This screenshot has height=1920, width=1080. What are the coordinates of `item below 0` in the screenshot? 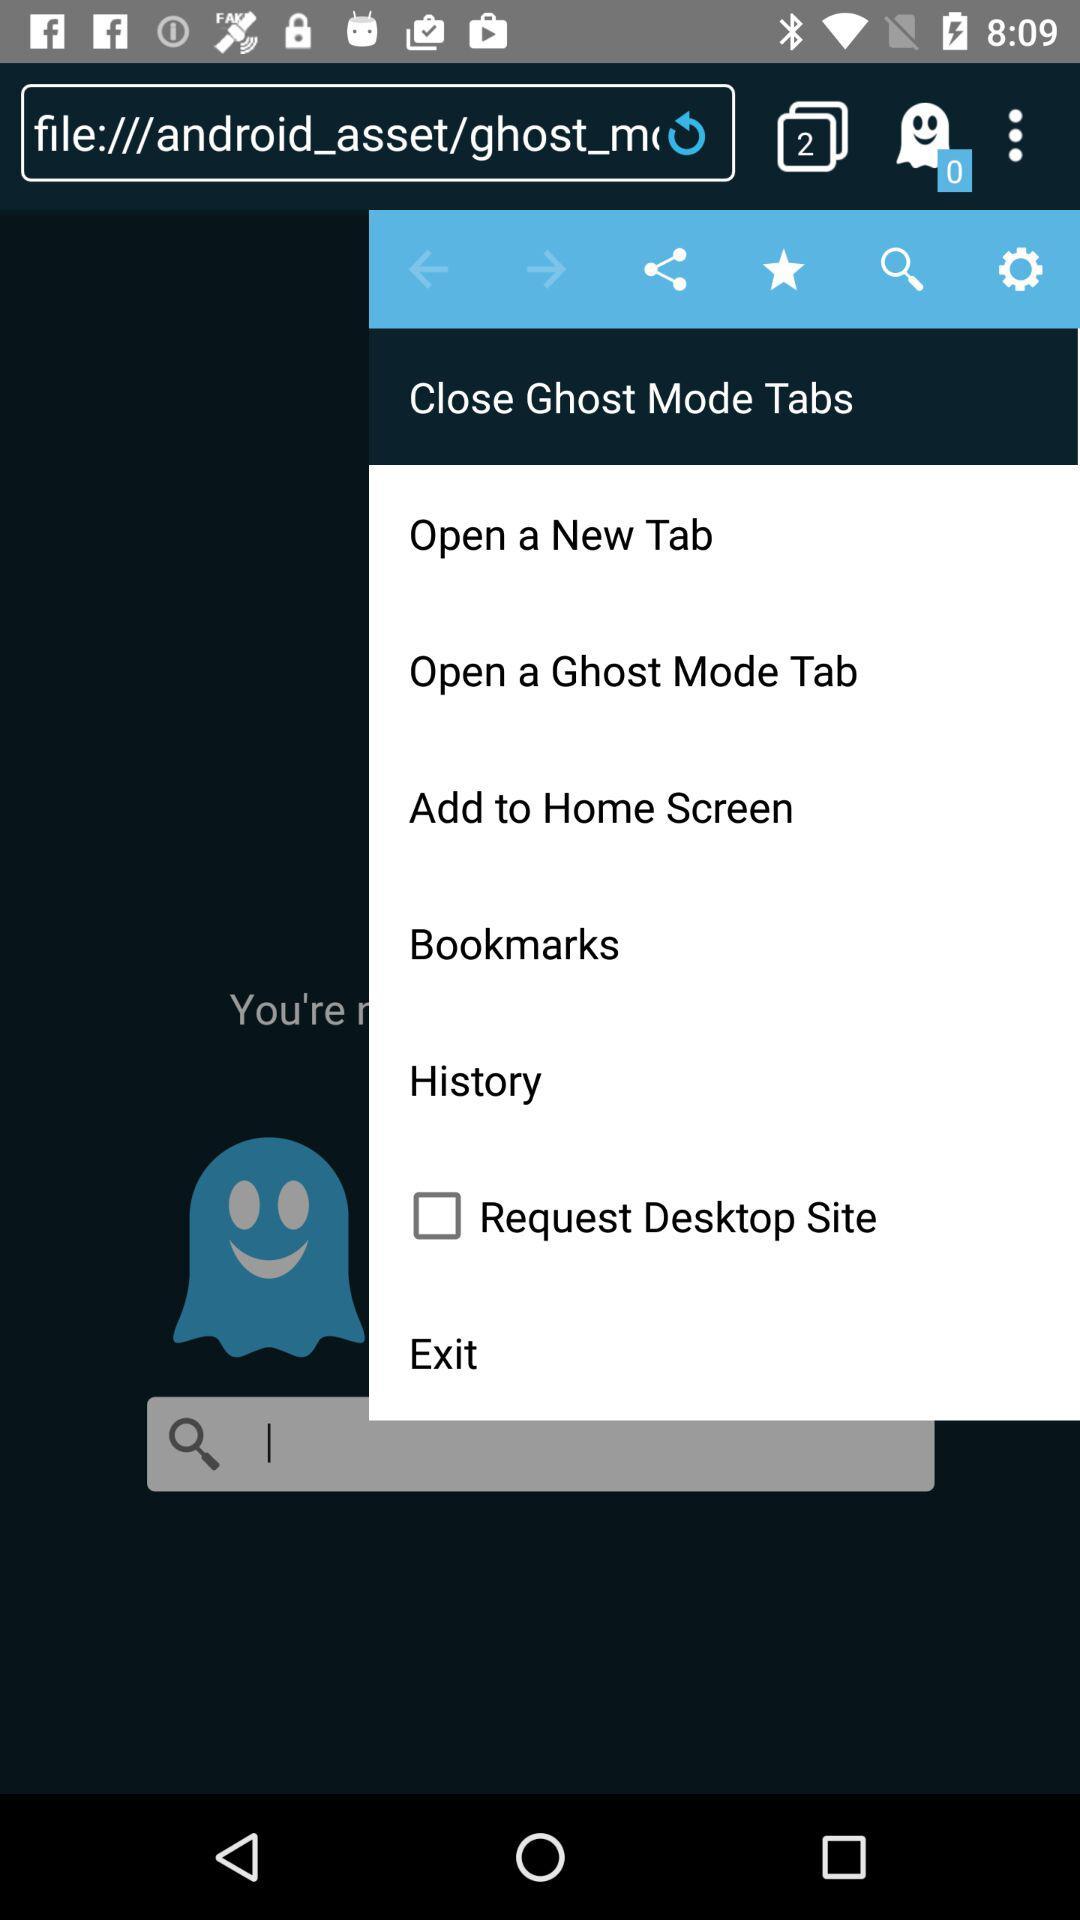 It's located at (540, 1000).